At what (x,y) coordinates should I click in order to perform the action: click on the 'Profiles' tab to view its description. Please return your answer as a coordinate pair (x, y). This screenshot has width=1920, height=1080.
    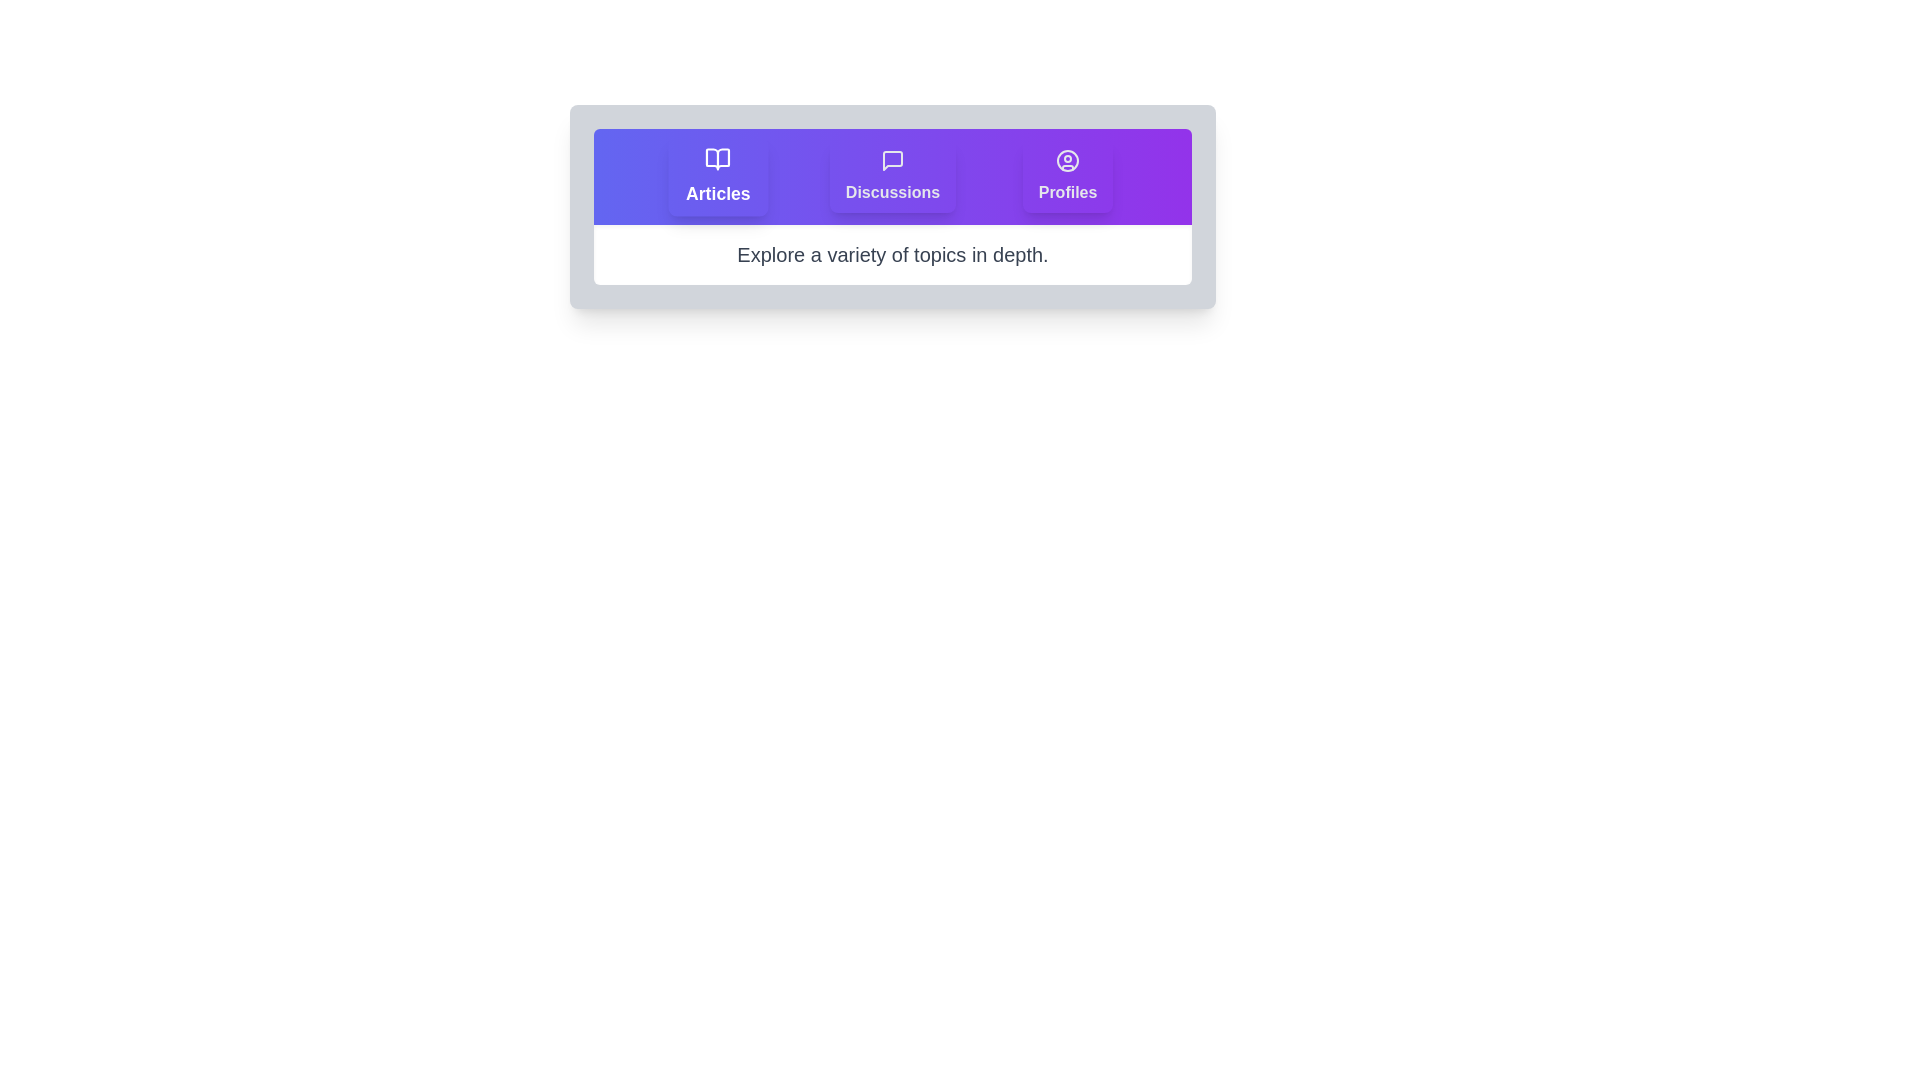
    Looking at the image, I should click on (1067, 176).